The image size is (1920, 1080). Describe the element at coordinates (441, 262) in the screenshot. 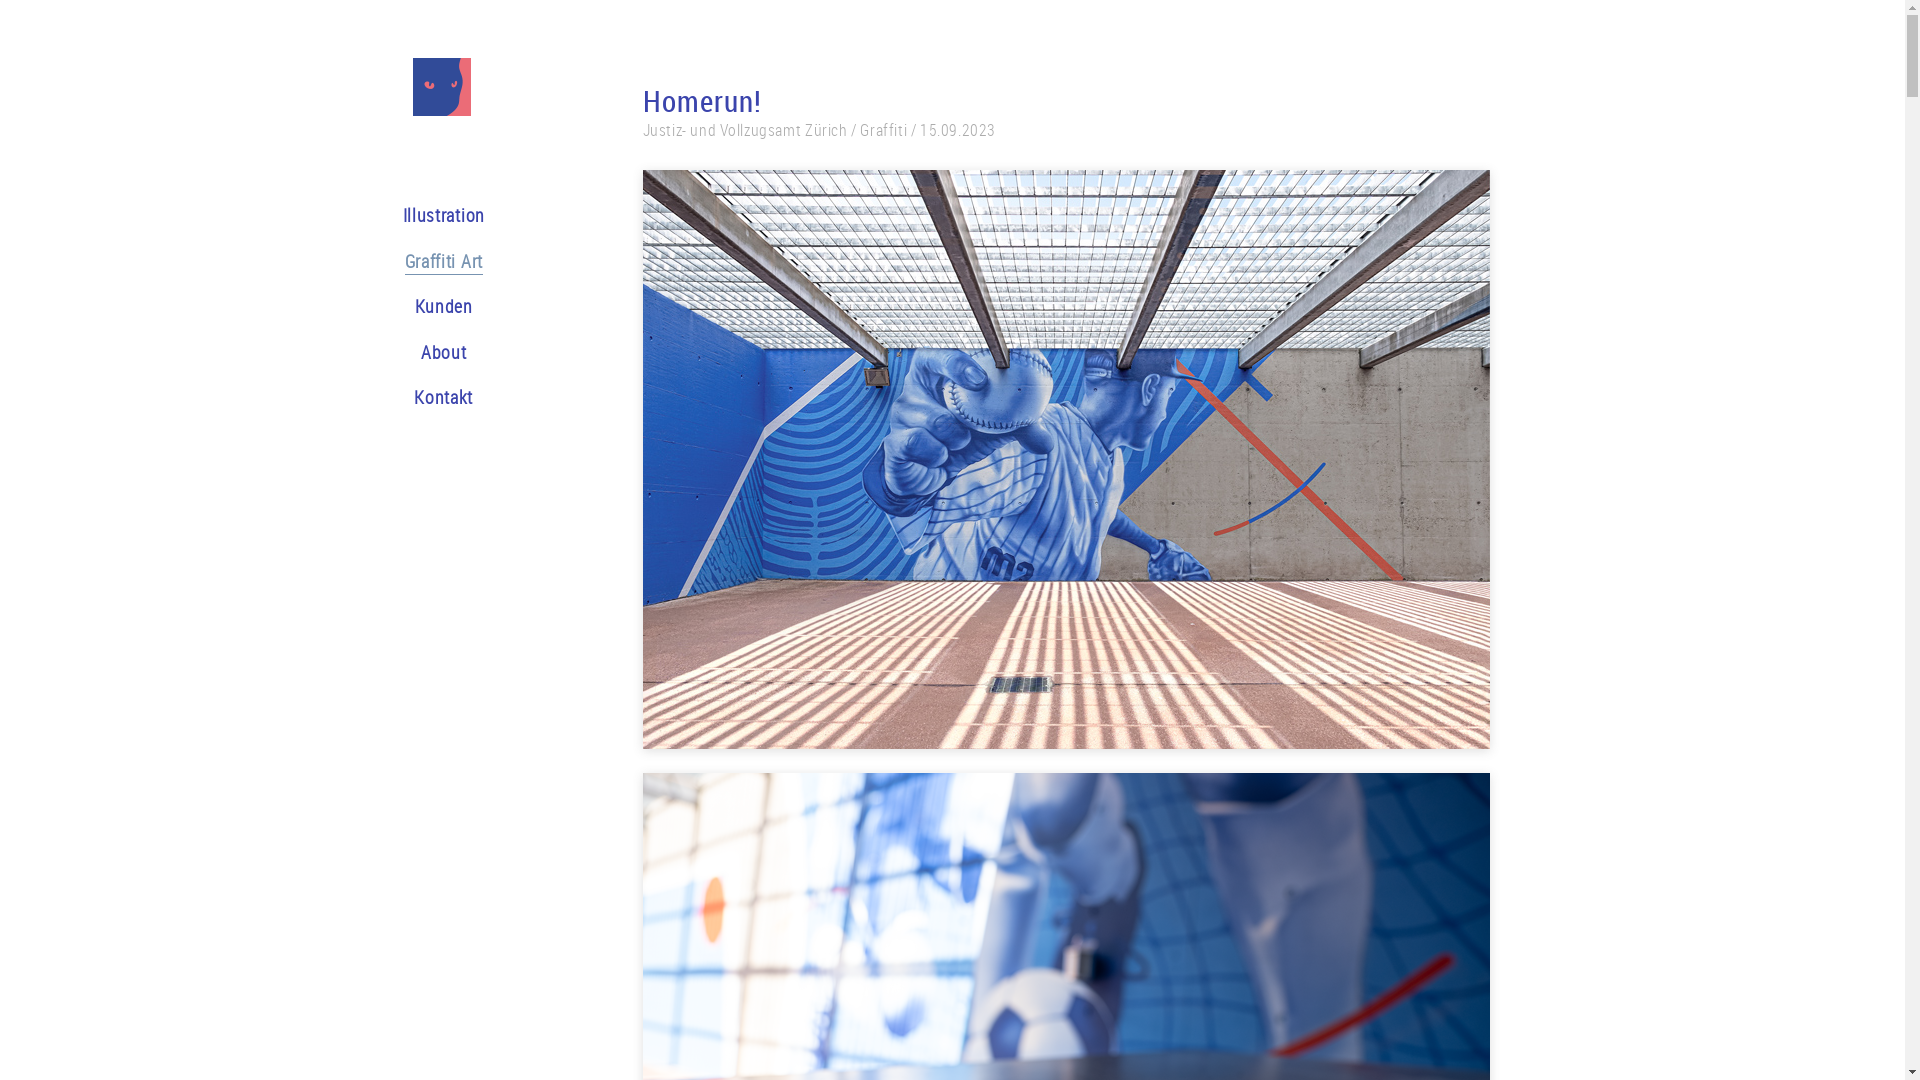

I see `'Graffiti Art'` at that location.